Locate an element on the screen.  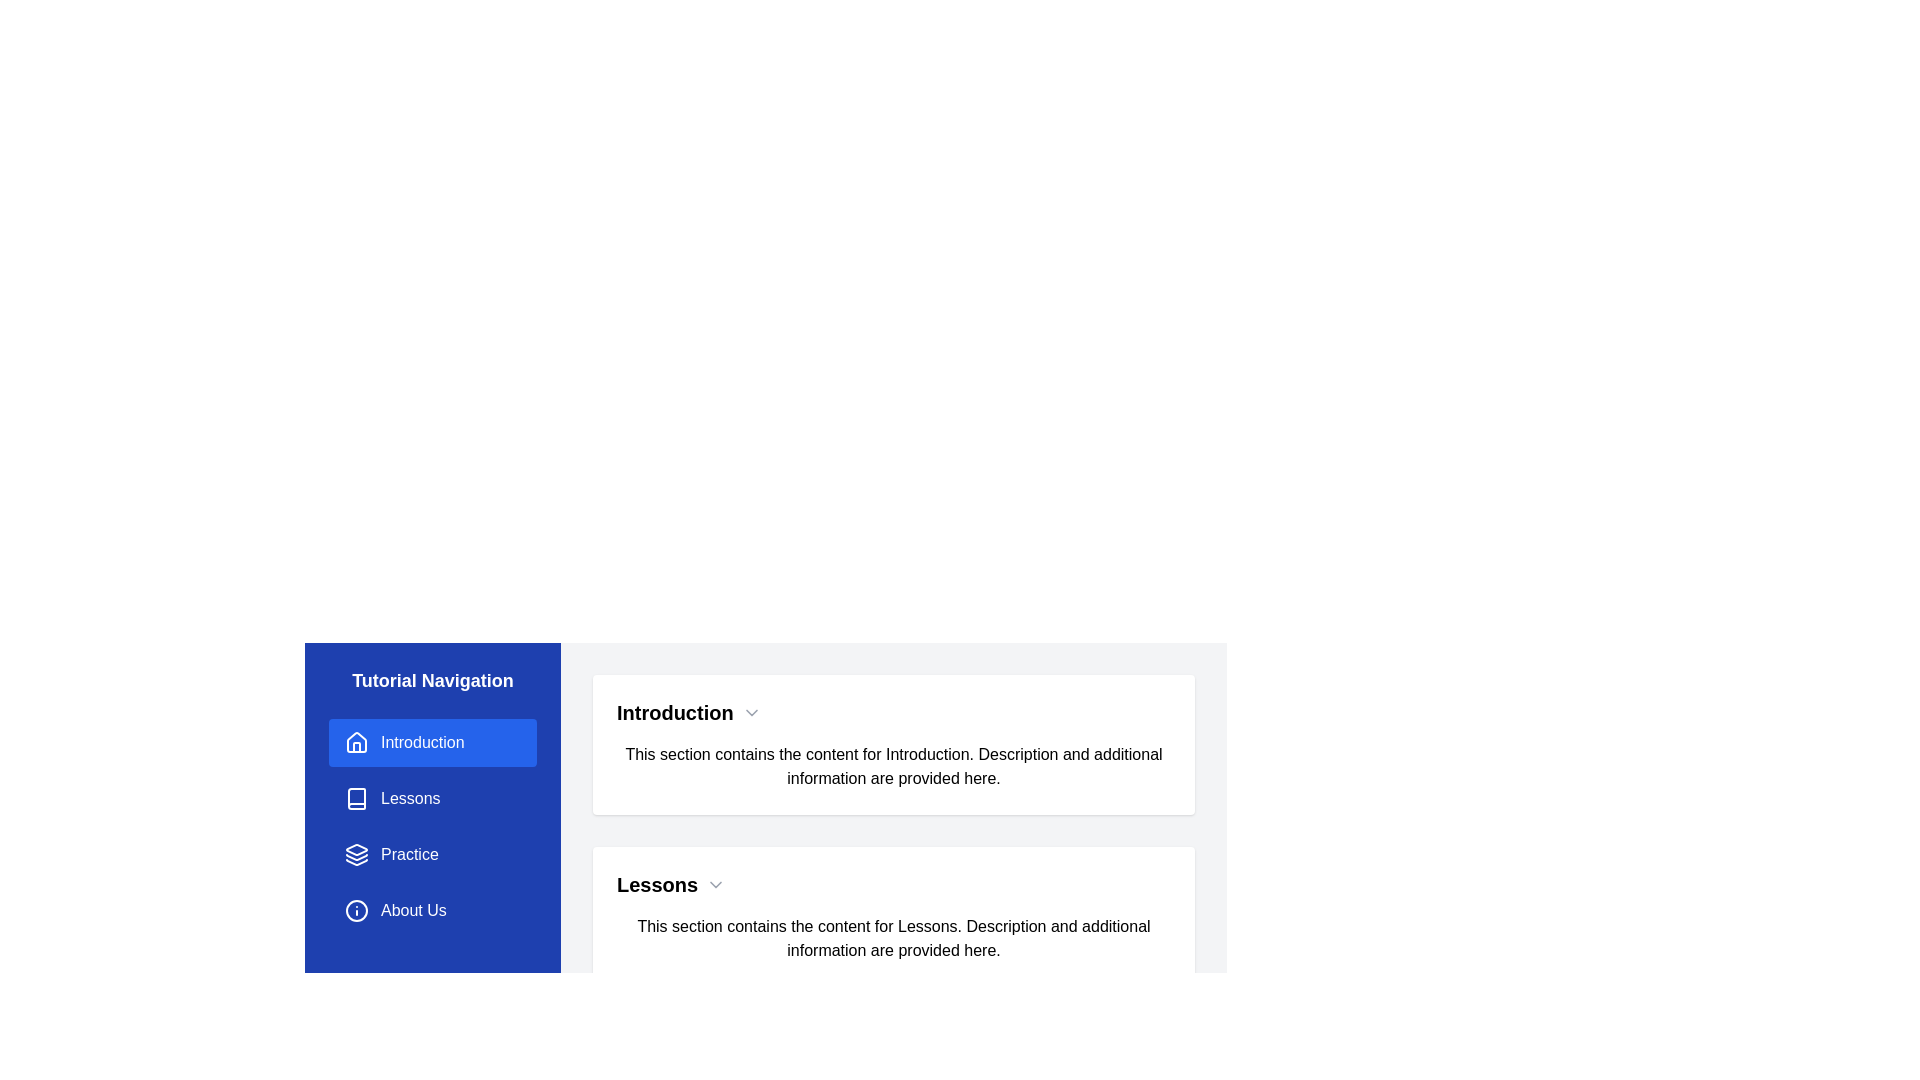
the third navigation button in the sidebar, located below the 'Lessons' button and above the 'About Us' button is located at coordinates (431, 855).